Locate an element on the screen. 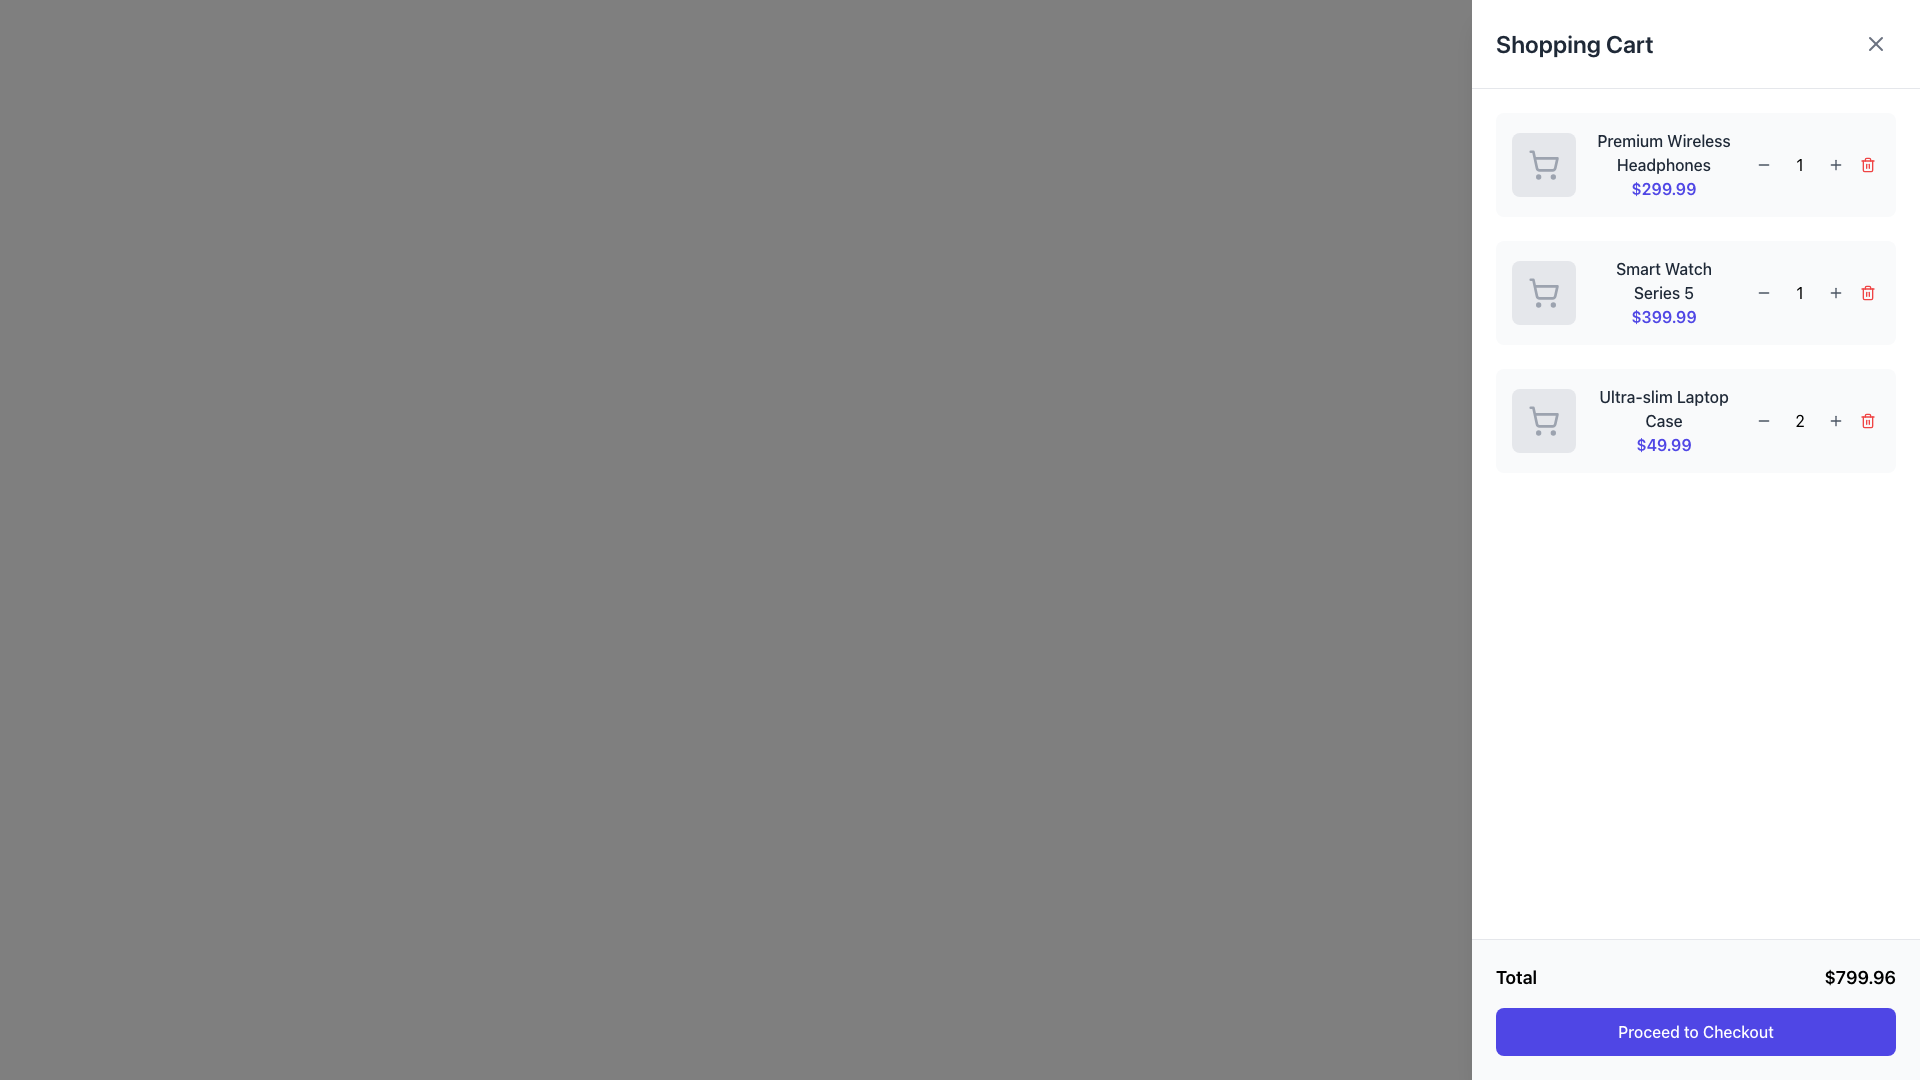  the button to decrease the quantity of the first item in the shopping cart, located to the right of the item description and price is located at coordinates (1763, 164).